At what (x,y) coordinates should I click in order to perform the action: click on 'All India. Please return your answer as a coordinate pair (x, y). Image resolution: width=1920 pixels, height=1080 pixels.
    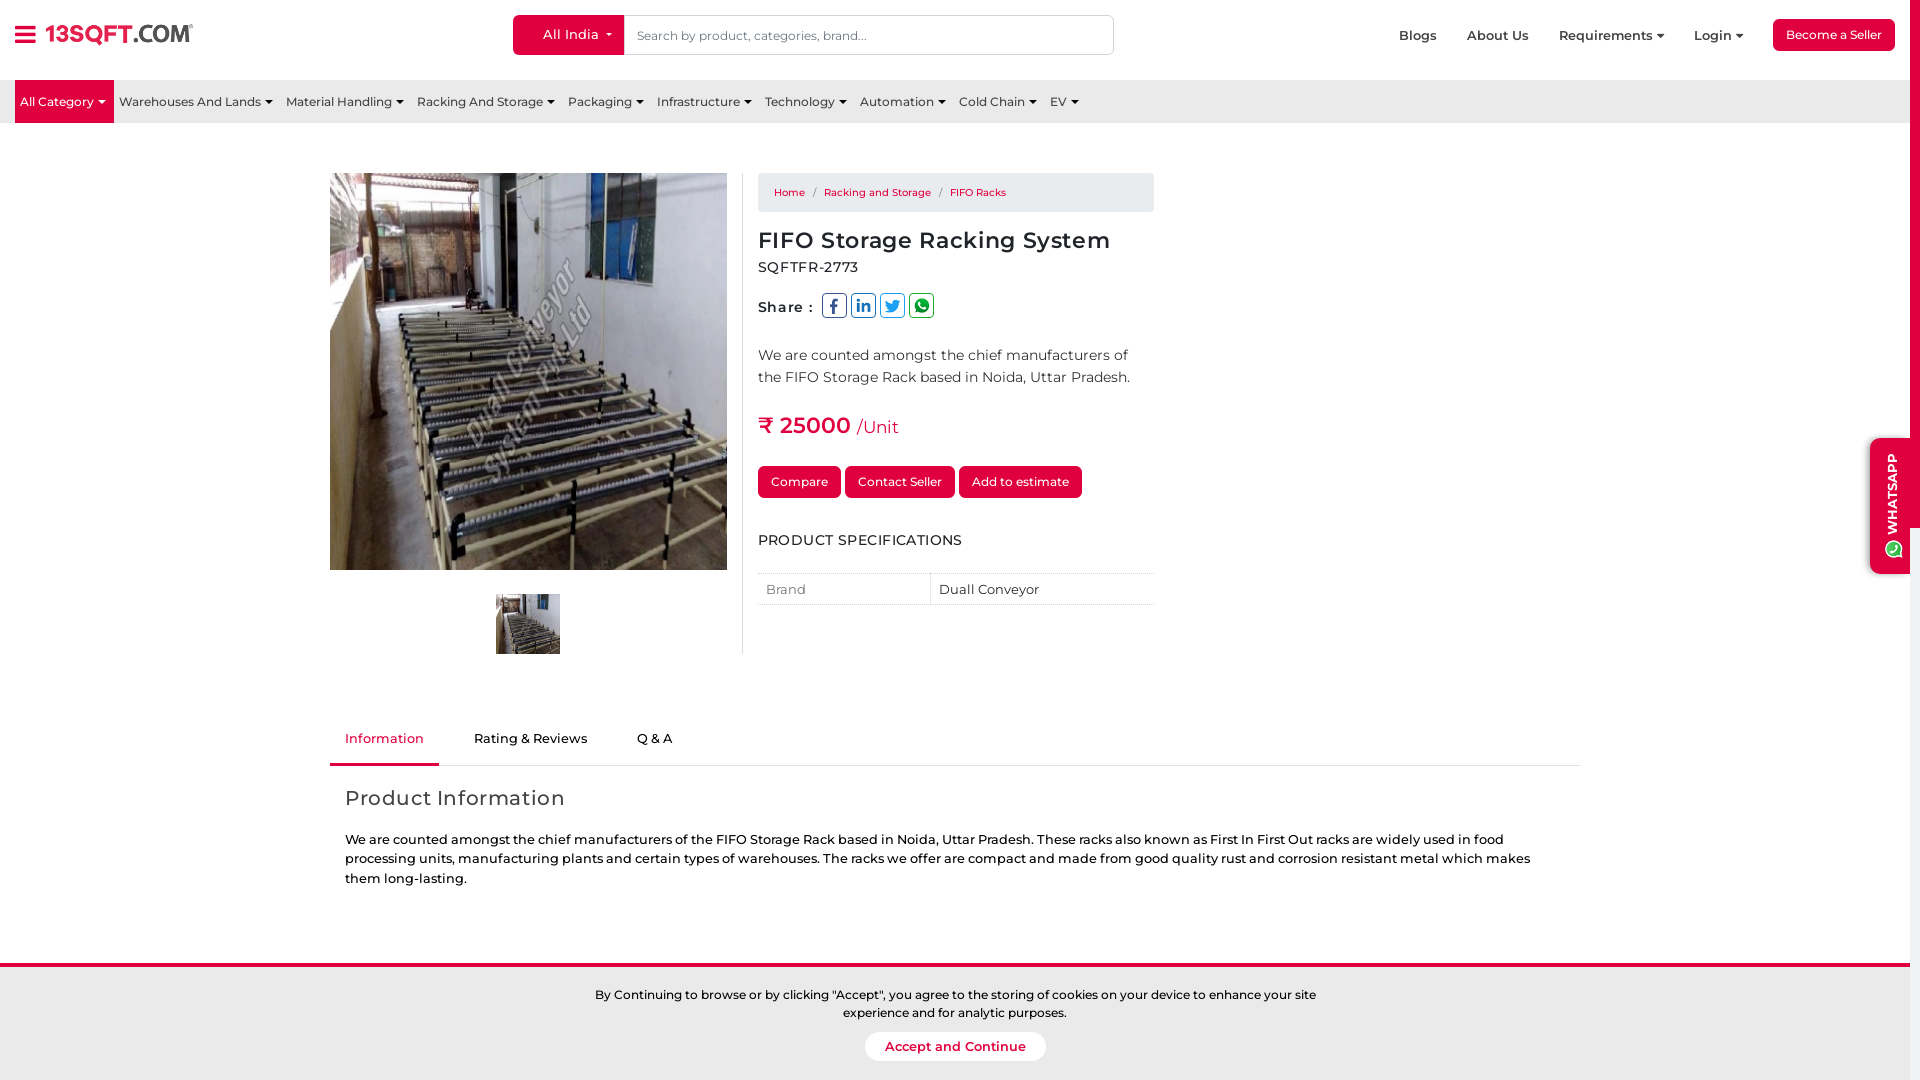
    Looking at the image, I should click on (513, 34).